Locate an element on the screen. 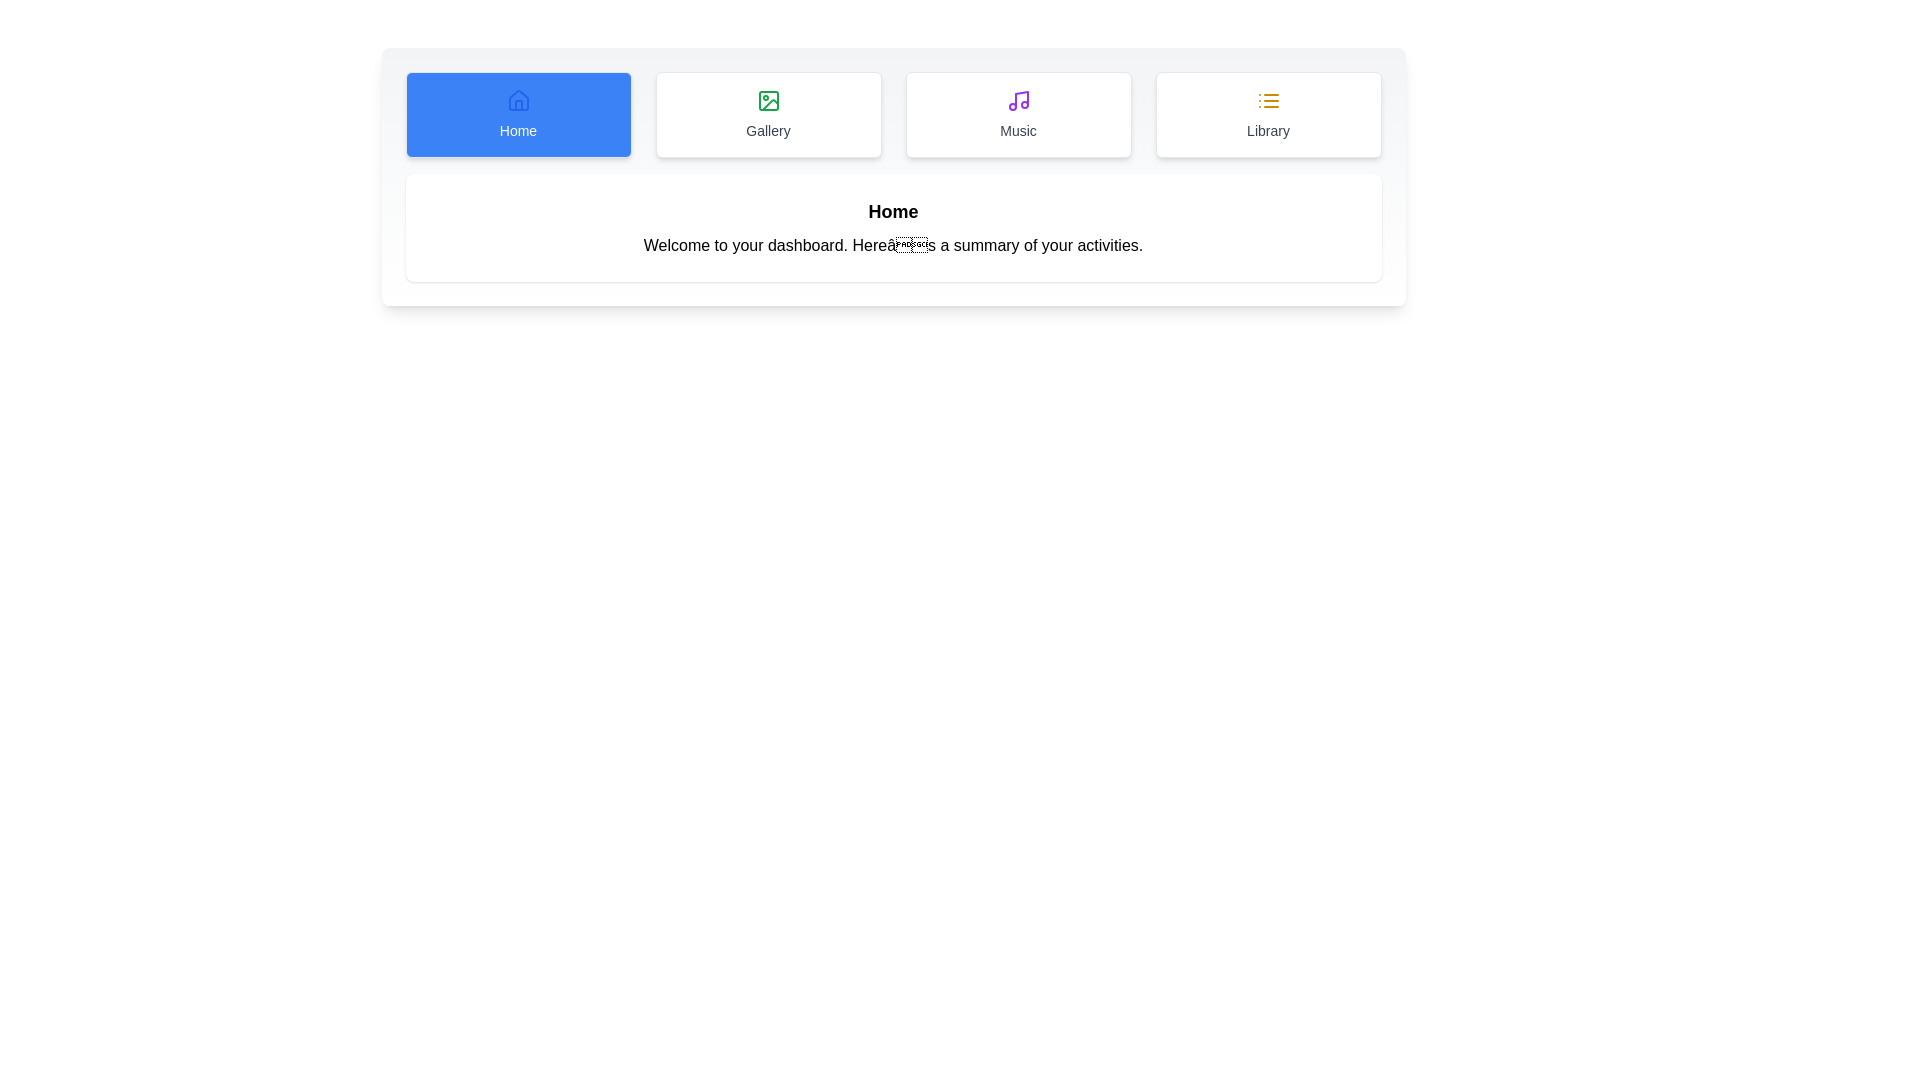  the Home tab to switch to it is located at coordinates (518, 115).